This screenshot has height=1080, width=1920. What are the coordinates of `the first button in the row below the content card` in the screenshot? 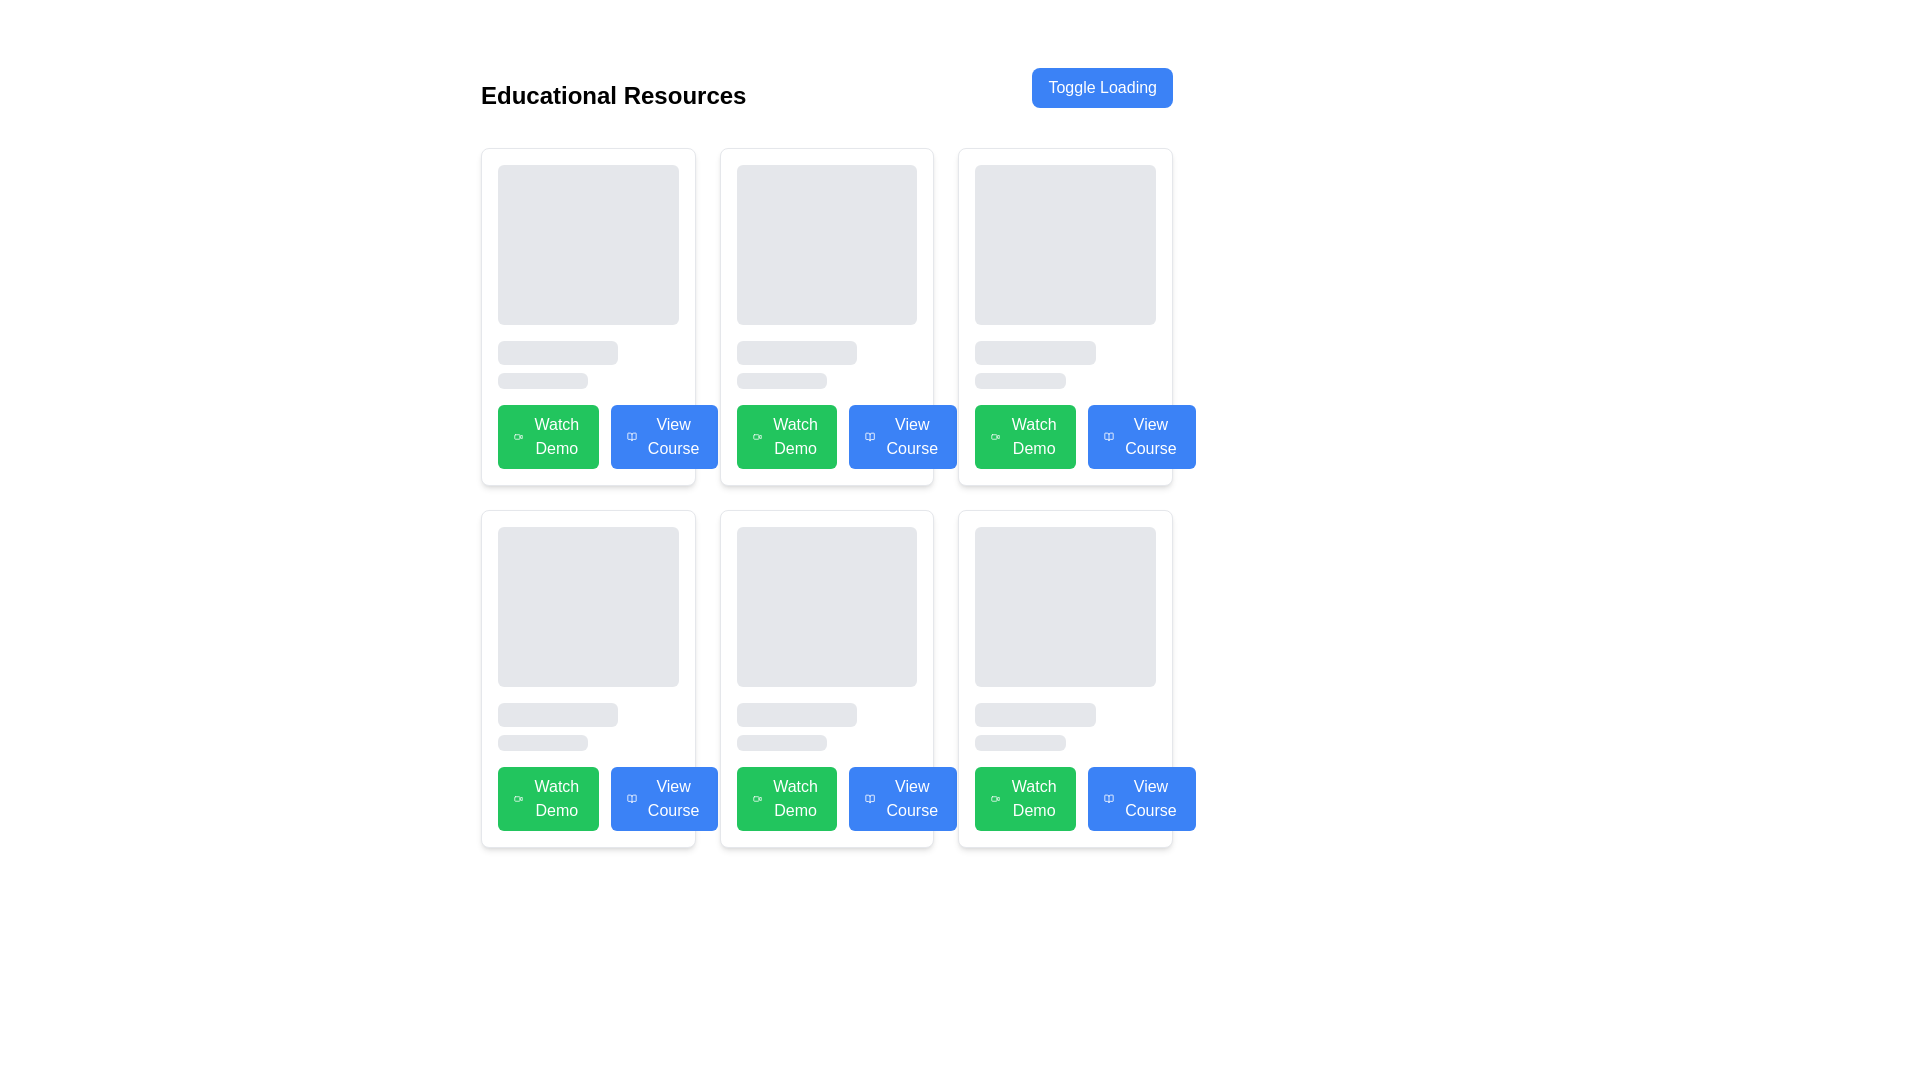 It's located at (786, 435).